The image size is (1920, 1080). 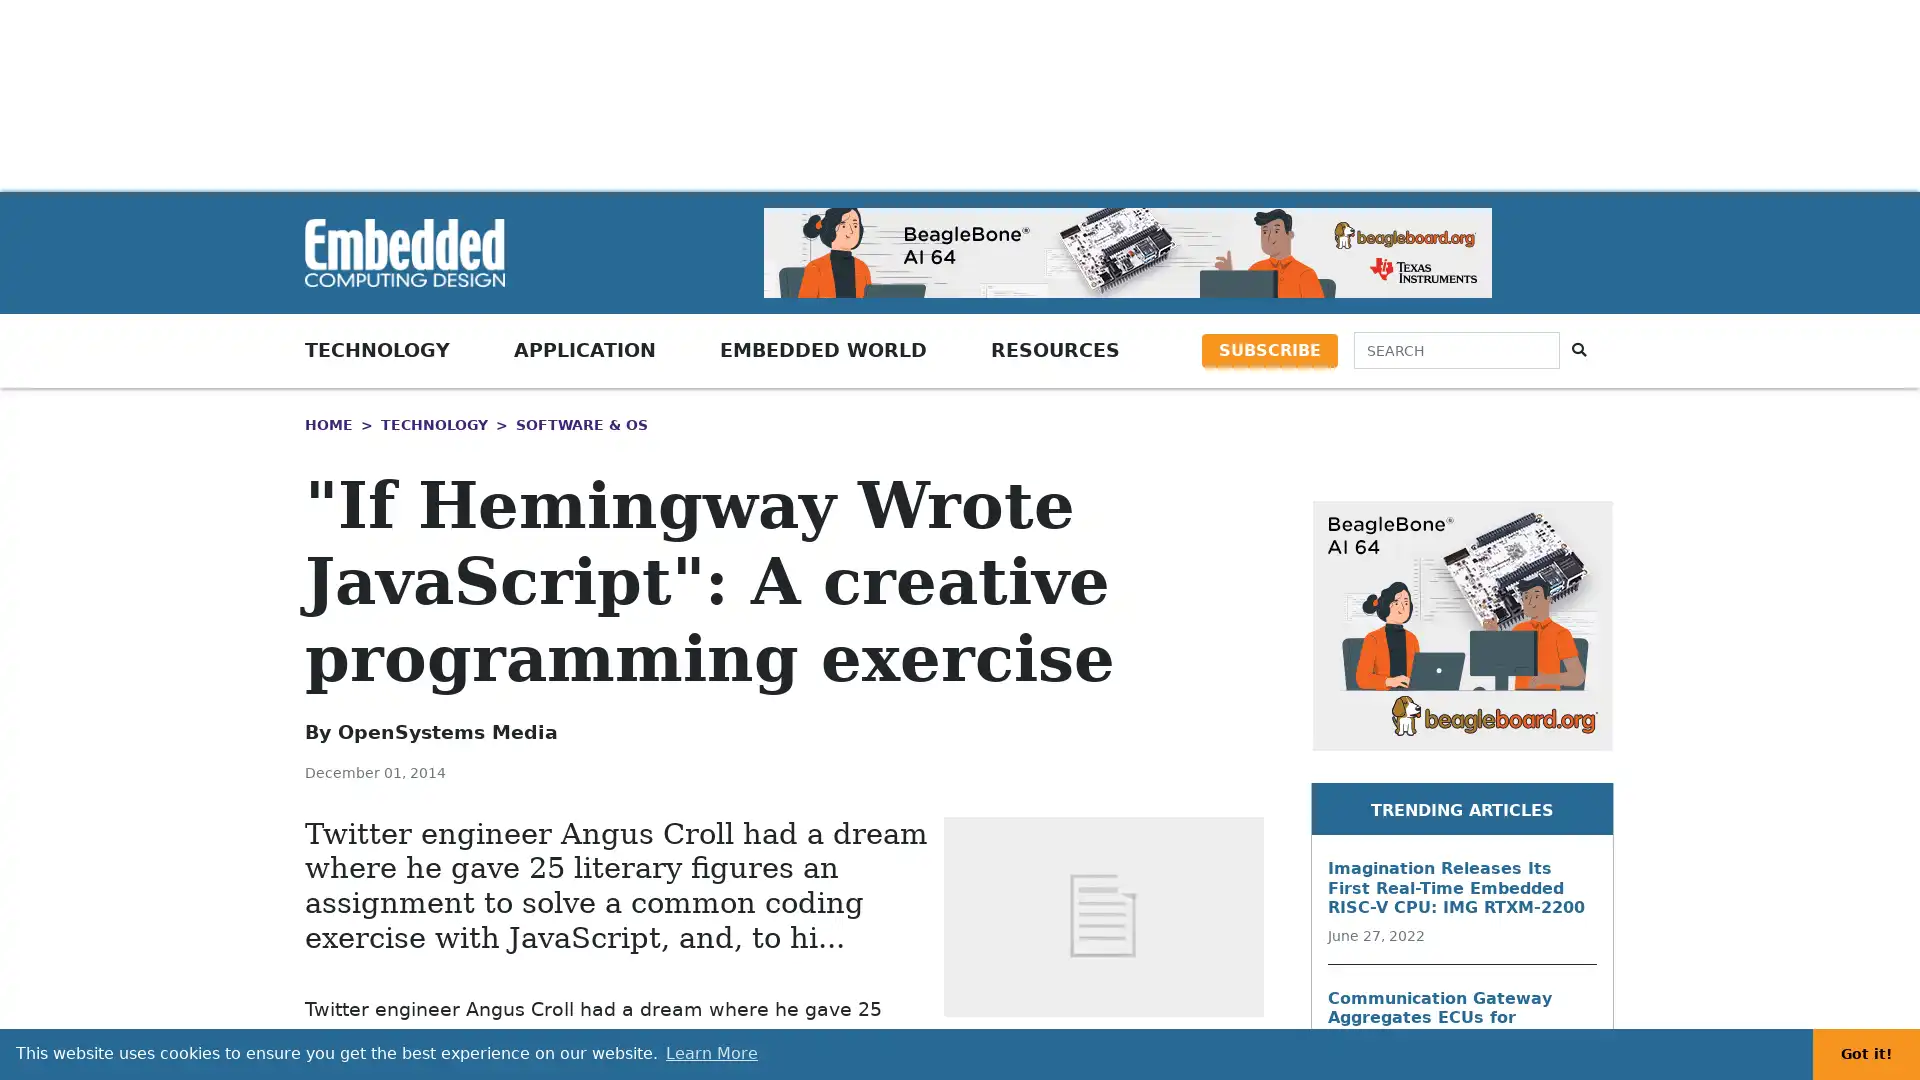 What do you see at coordinates (360, 744) in the screenshot?
I see `Share to LinkedIn LinkedIn` at bounding box center [360, 744].